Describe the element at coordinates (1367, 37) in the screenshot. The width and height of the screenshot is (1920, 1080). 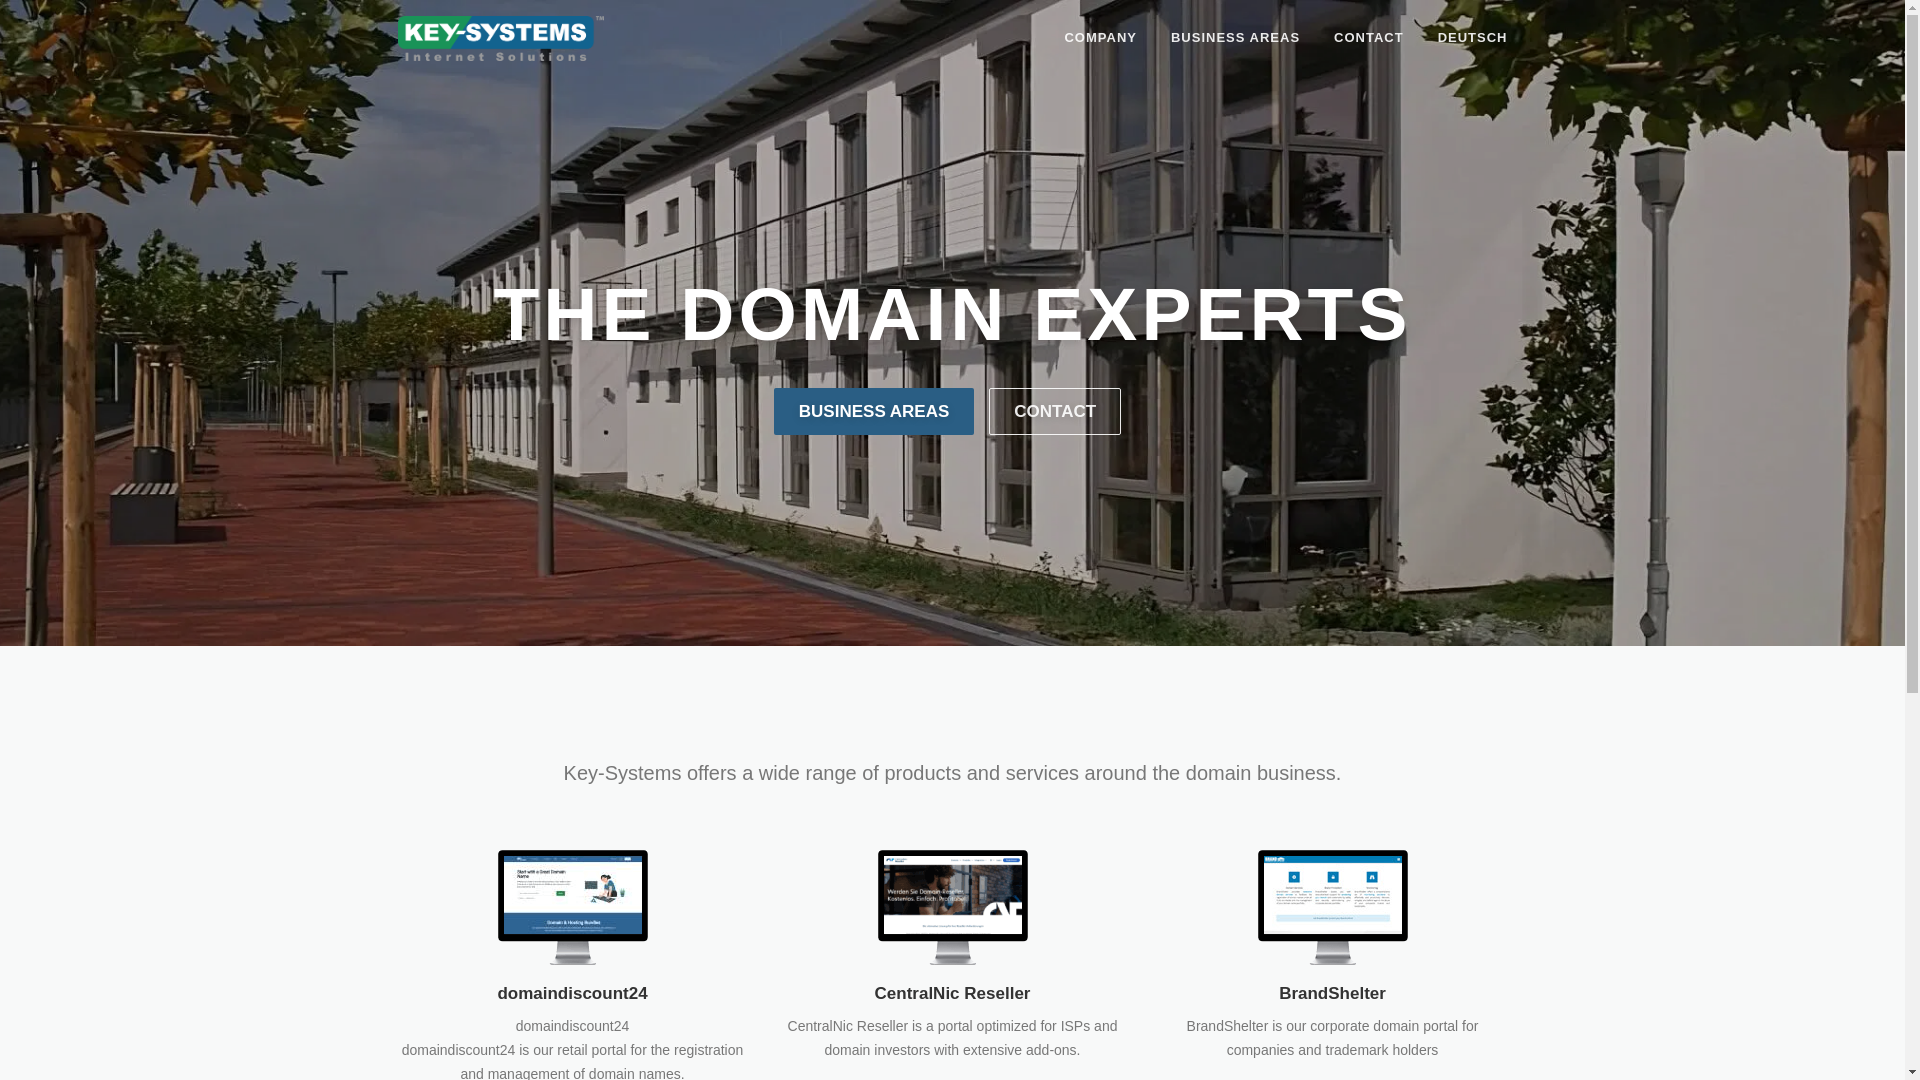
I see `'CONTACT'` at that location.